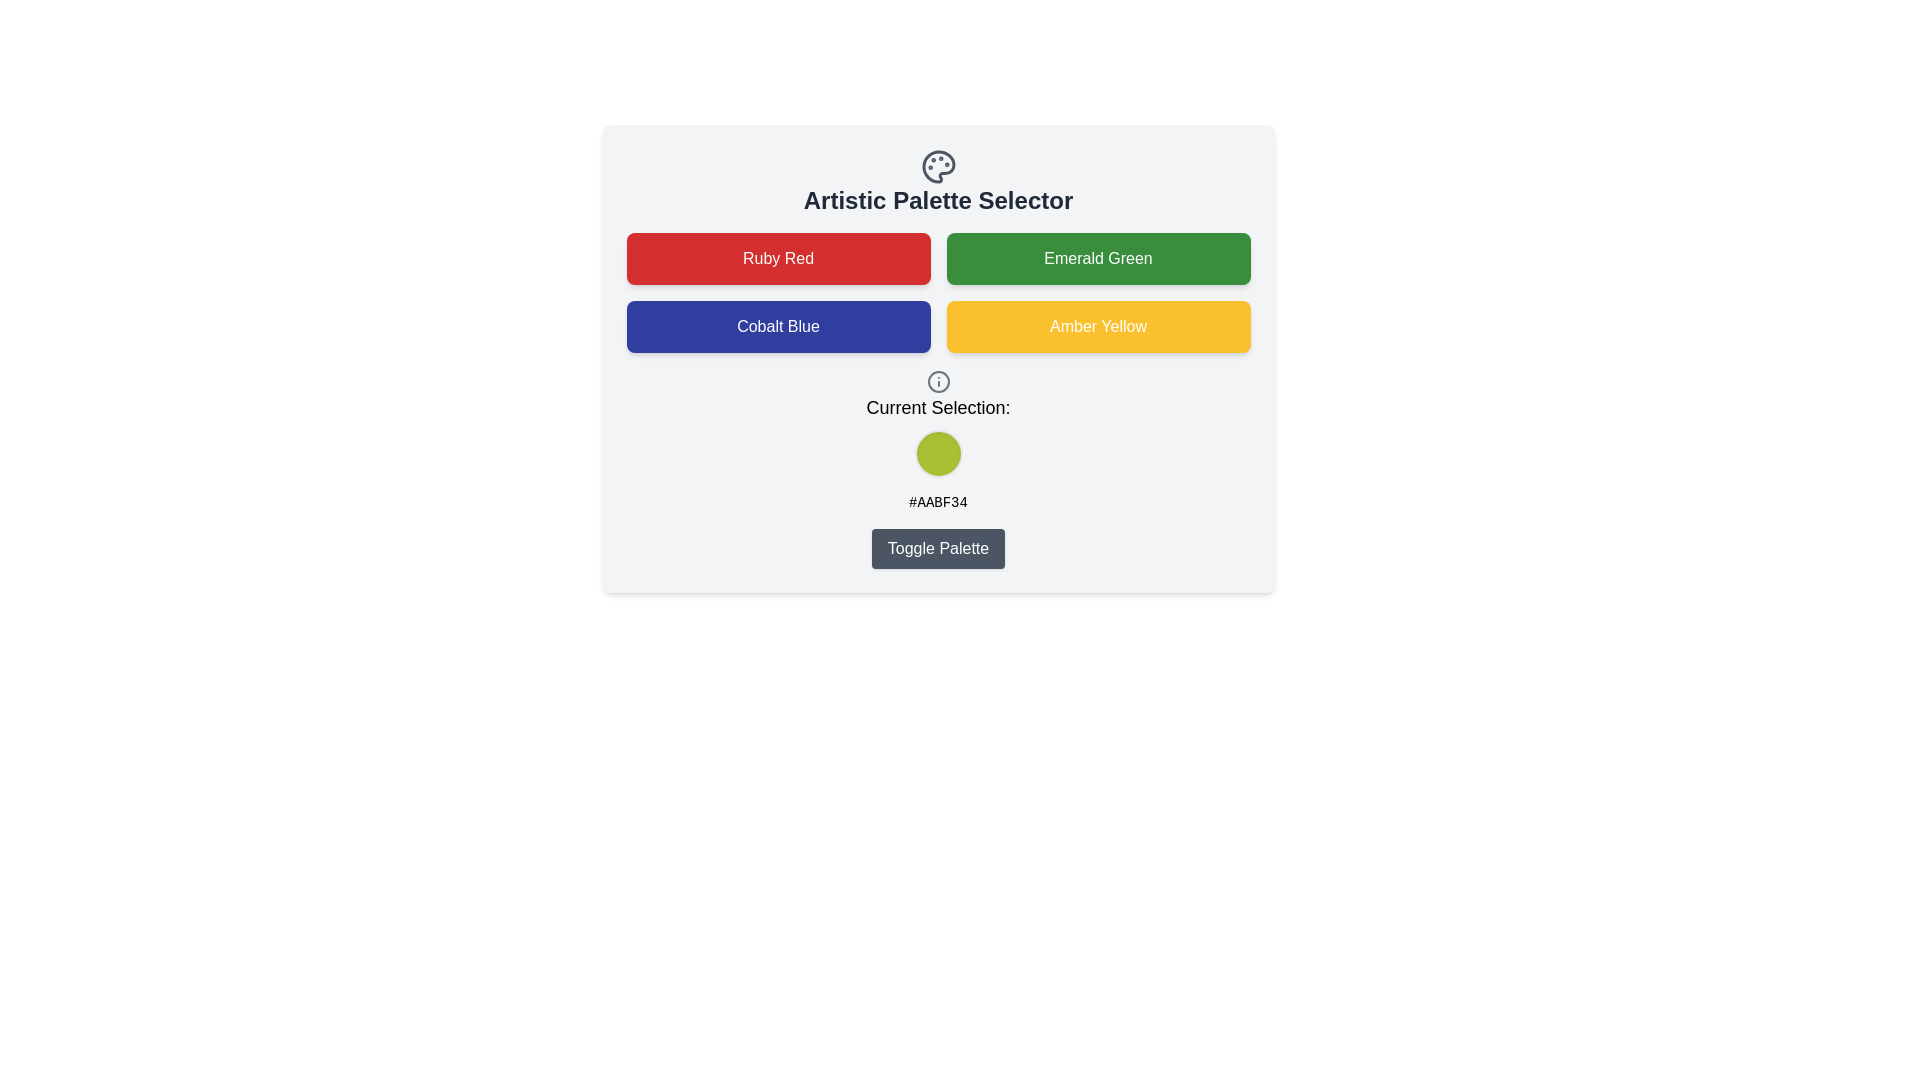 Image resolution: width=1920 pixels, height=1080 pixels. What do you see at coordinates (937, 182) in the screenshot?
I see `the Header with an icon that indicates the purpose of the interface as a tool for selecting an artistic palette, located at the top of the color selection buttons` at bounding box center [937, 182].